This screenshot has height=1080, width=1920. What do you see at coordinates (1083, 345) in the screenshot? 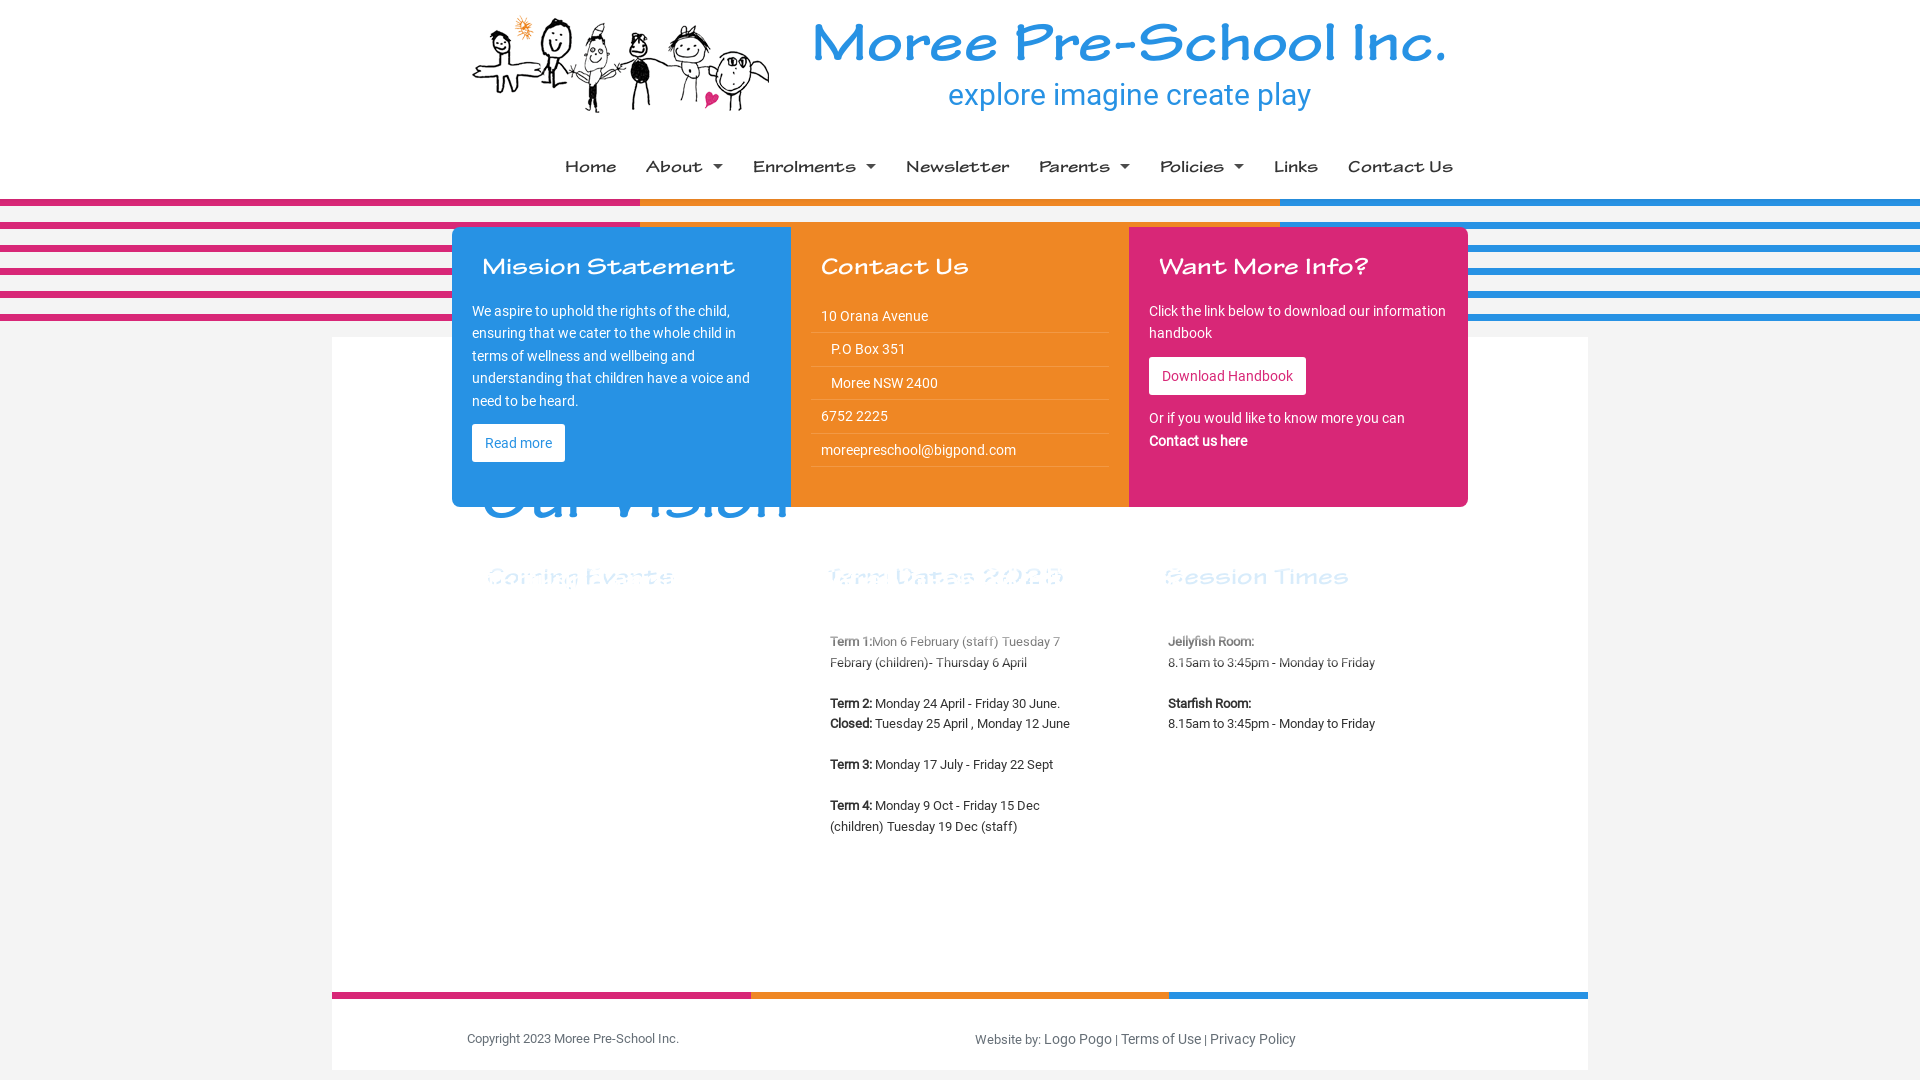
I see `'Room Information'` at bounding box center [1083, 345].